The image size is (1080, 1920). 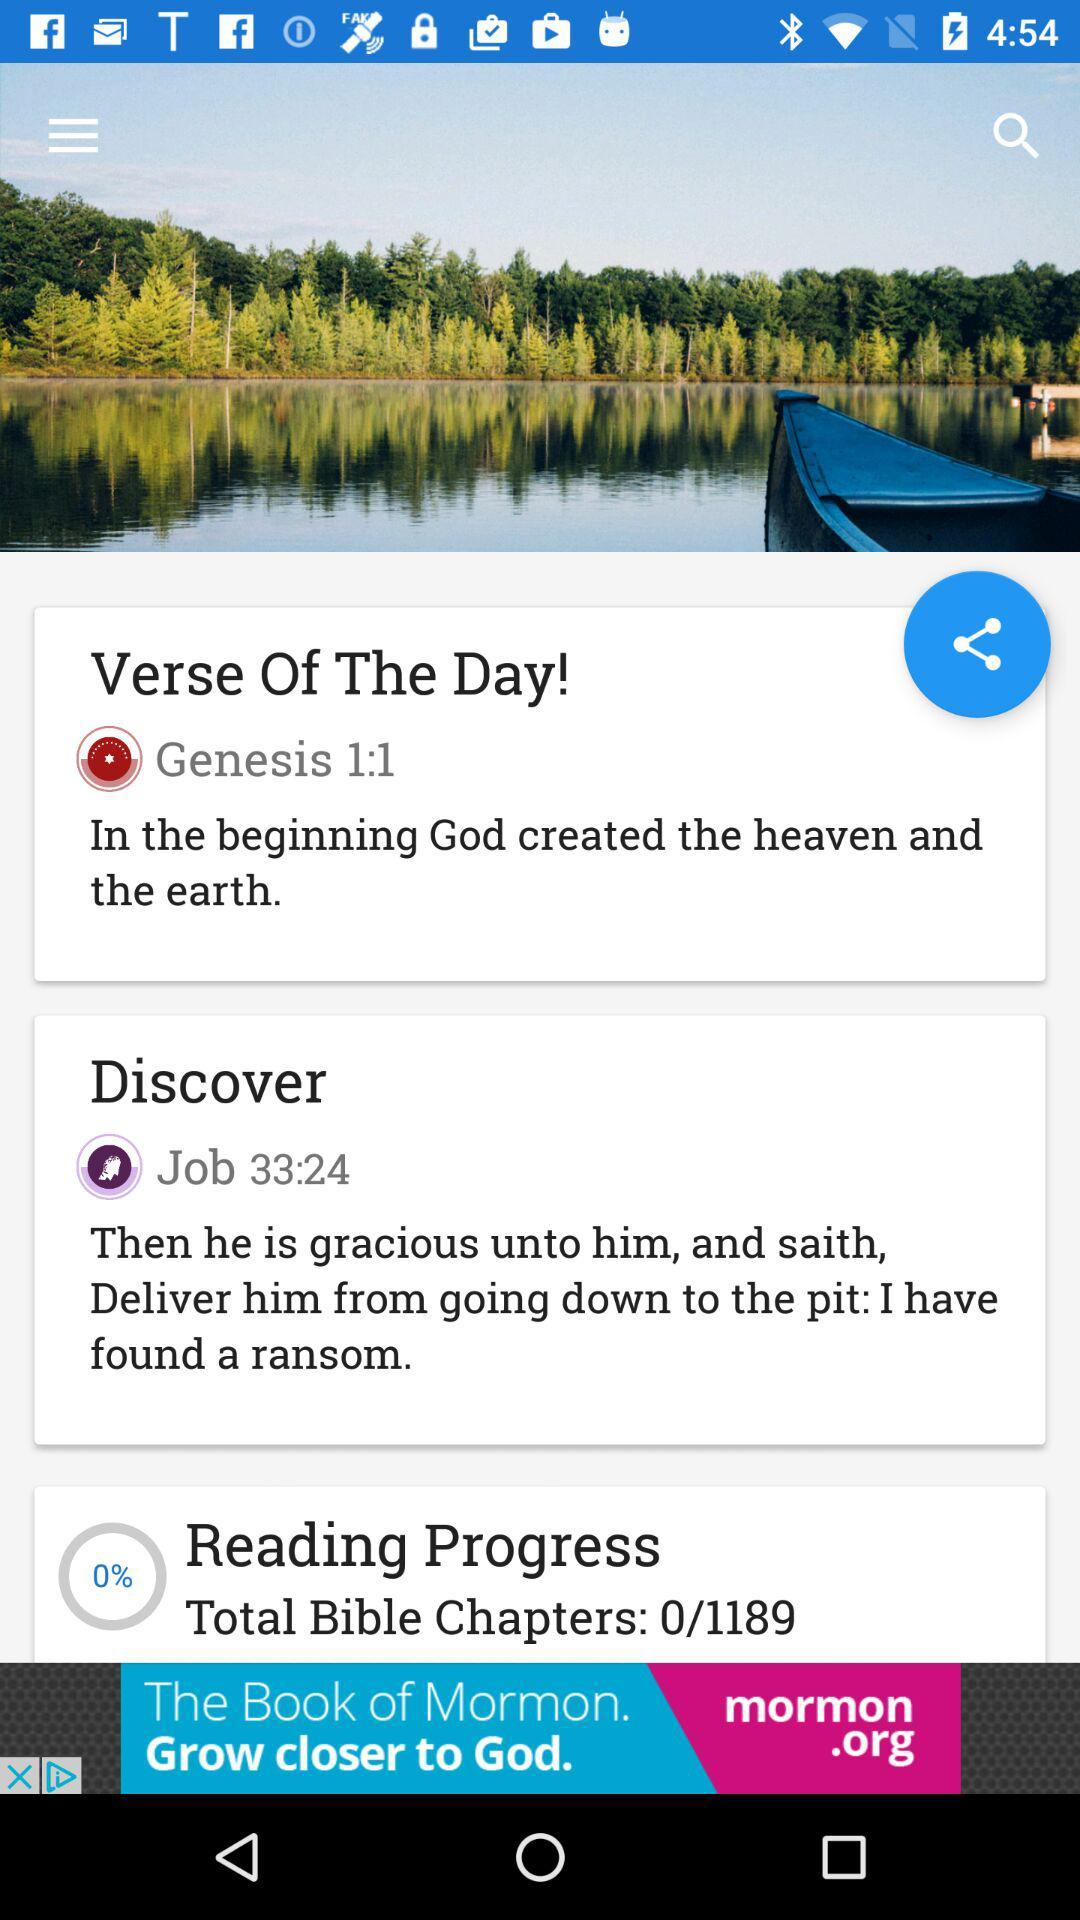 I want to click on visit advertiser, so click(x=540, y=1727).